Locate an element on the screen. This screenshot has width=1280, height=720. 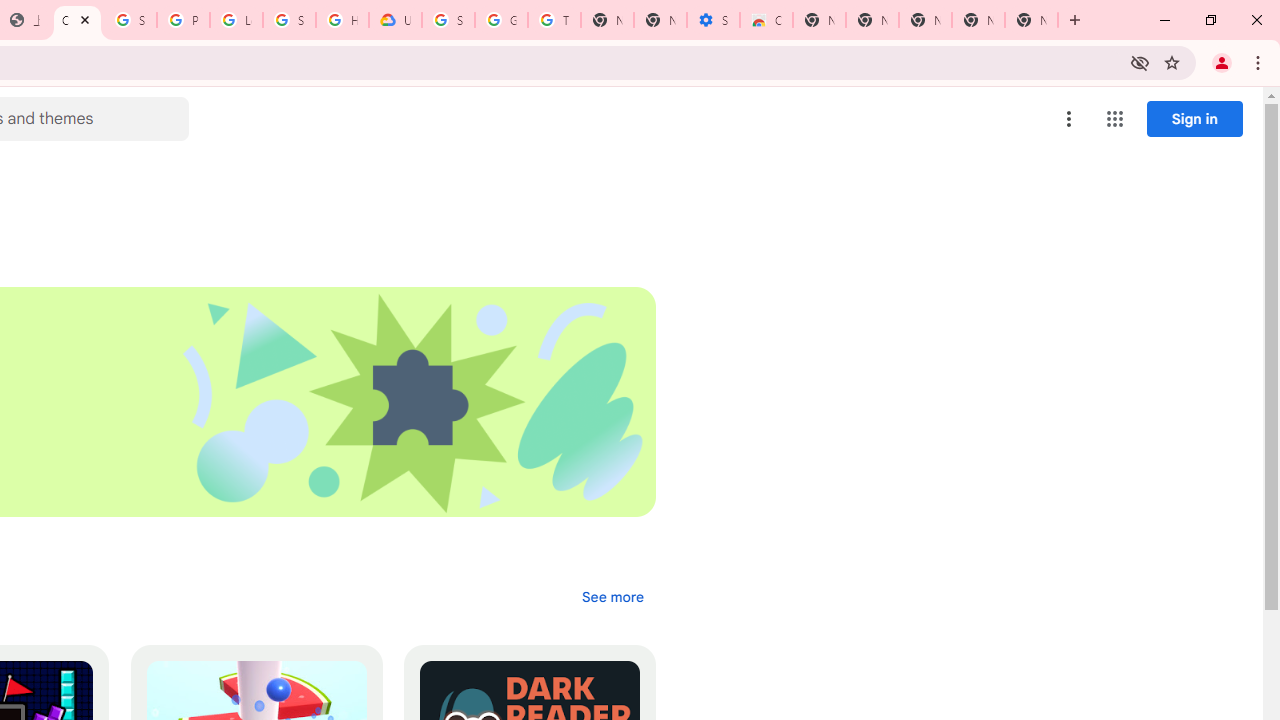
'Sign in - Google Accounts' is located at coordinates (129, 20).